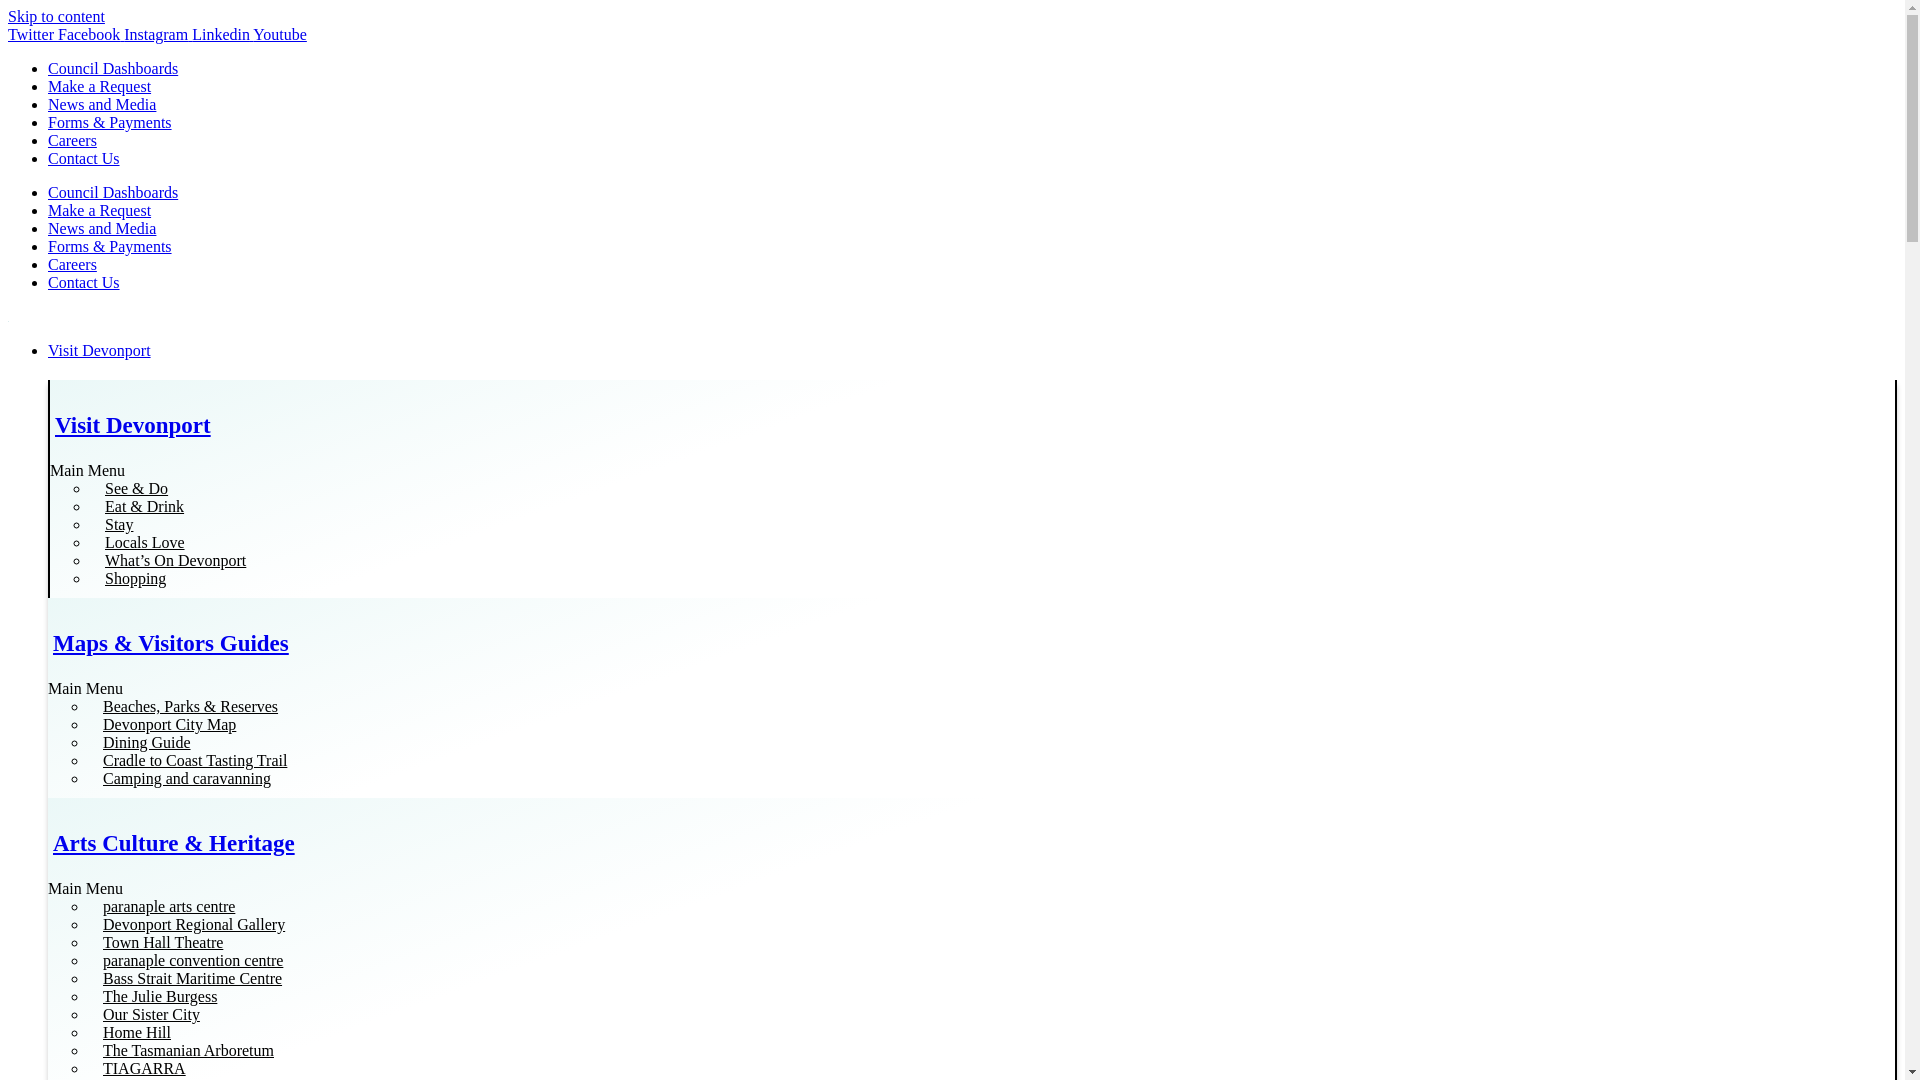  What do you see at coordinates (86, 760) in the screenshot?
I see `'Cradle to Coast Tasting Trail'` at bounding box center [86, 760].